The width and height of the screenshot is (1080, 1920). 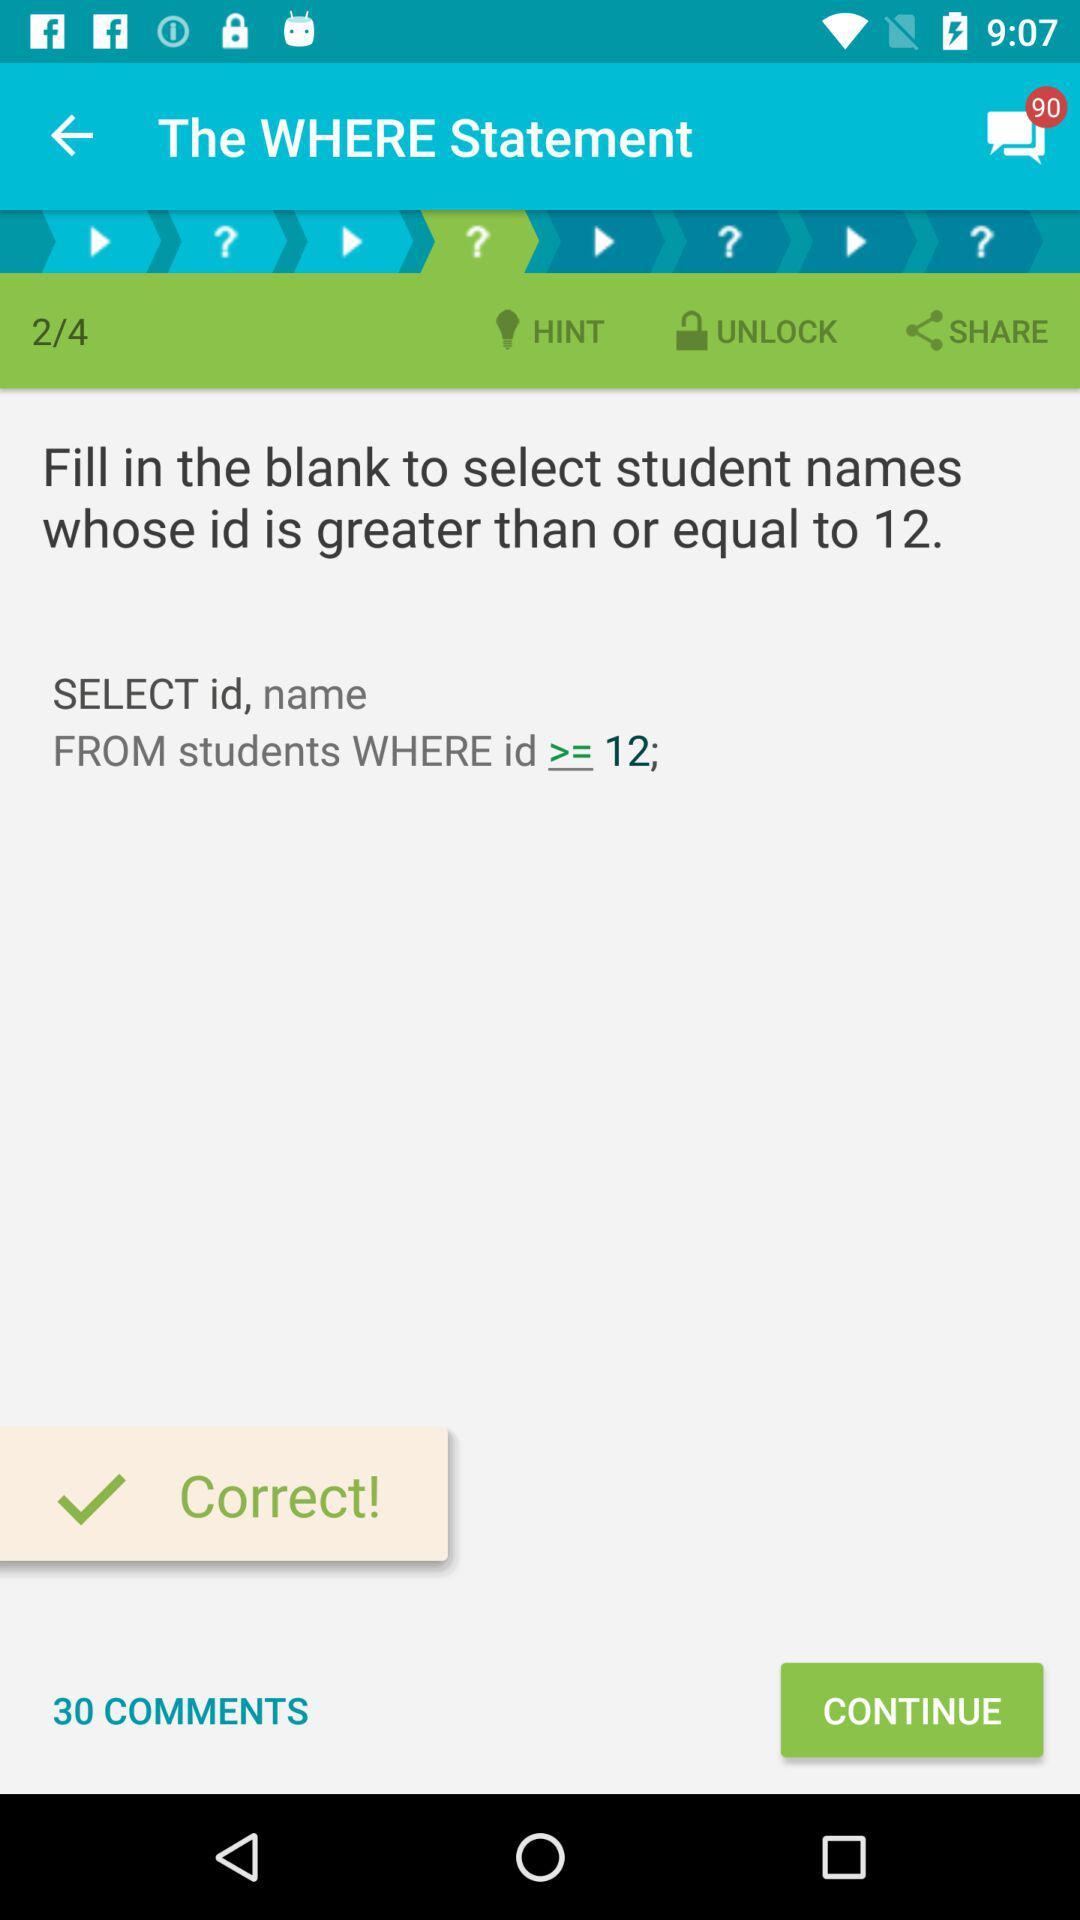 What do you see at coordinates (973, 330) in the screenshot?
I see `the option having the text share along with an icon` at bounding box center [973, 330].